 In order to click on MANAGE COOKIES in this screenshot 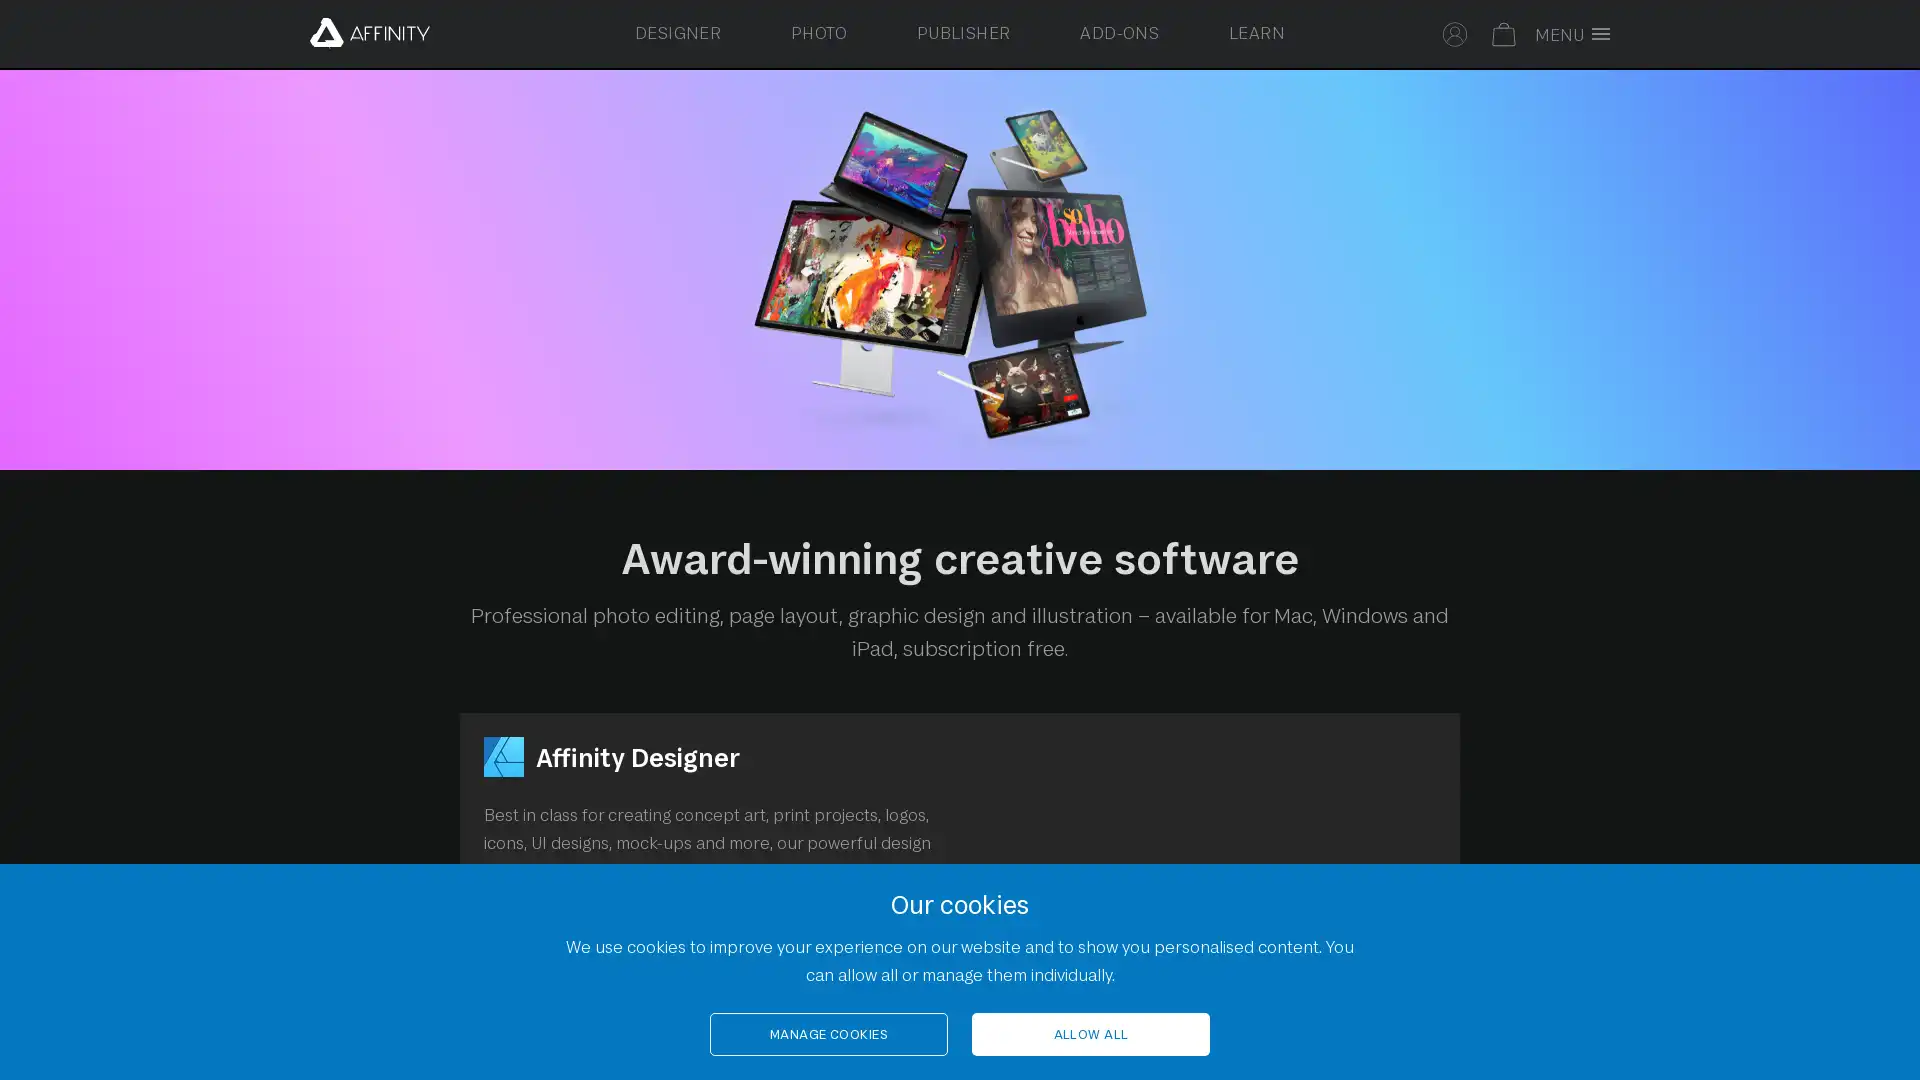, I will do `click(829, 1034)`.